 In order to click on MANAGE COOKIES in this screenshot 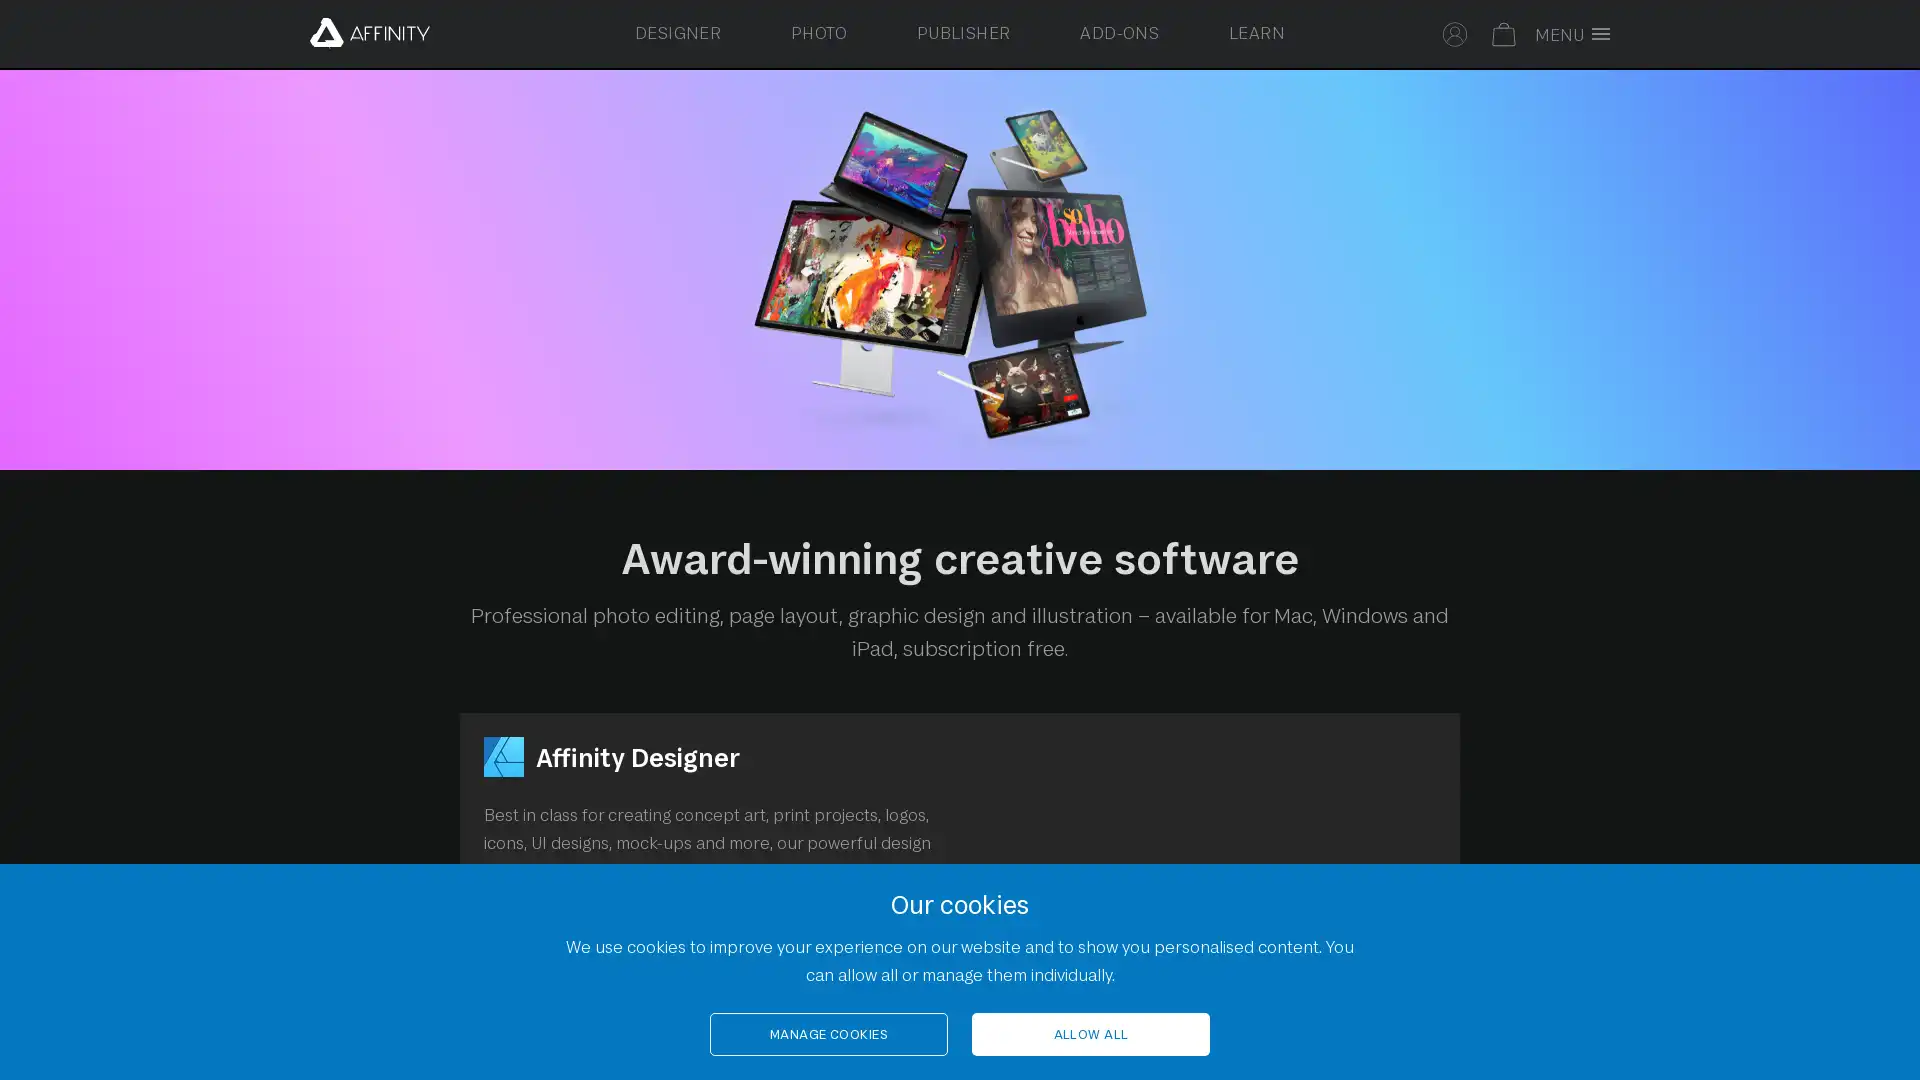, I will do `click(829, 1034)`.